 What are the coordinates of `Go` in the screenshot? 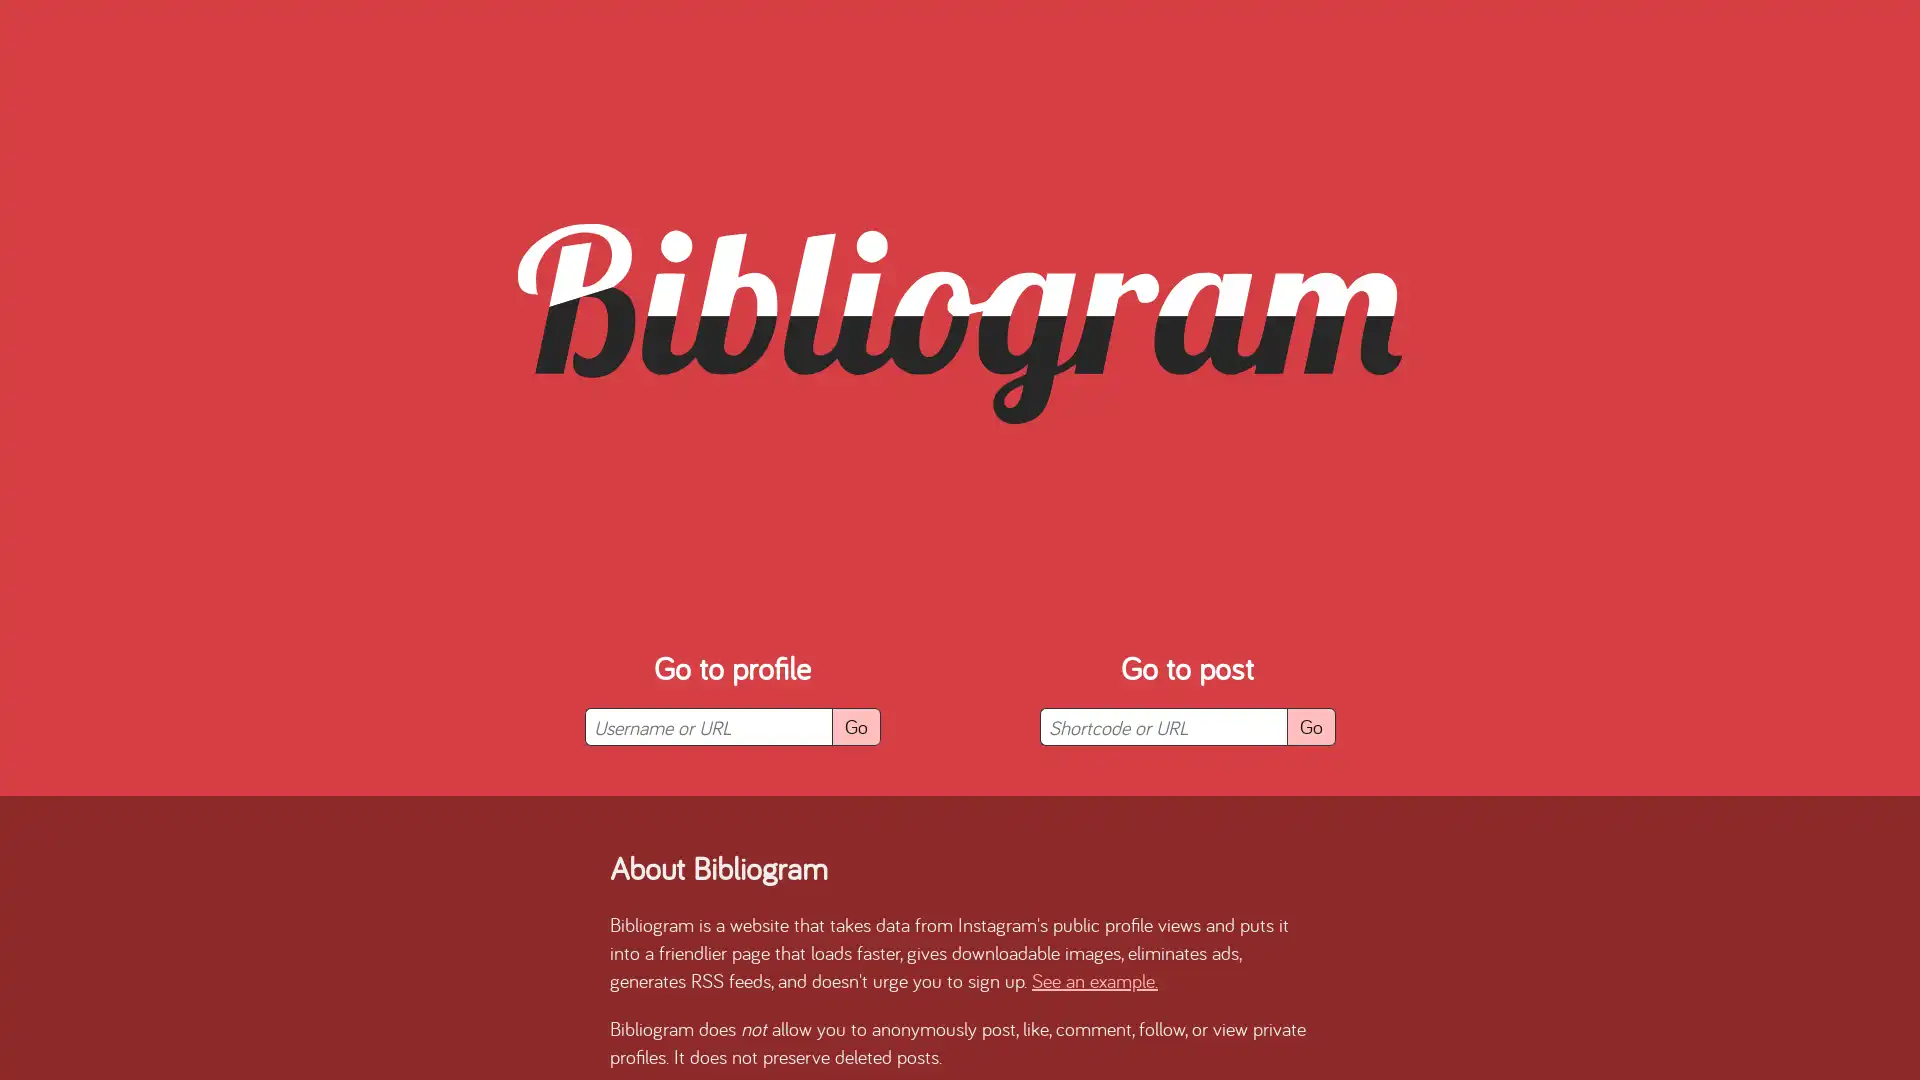 It's located at (855, 726).